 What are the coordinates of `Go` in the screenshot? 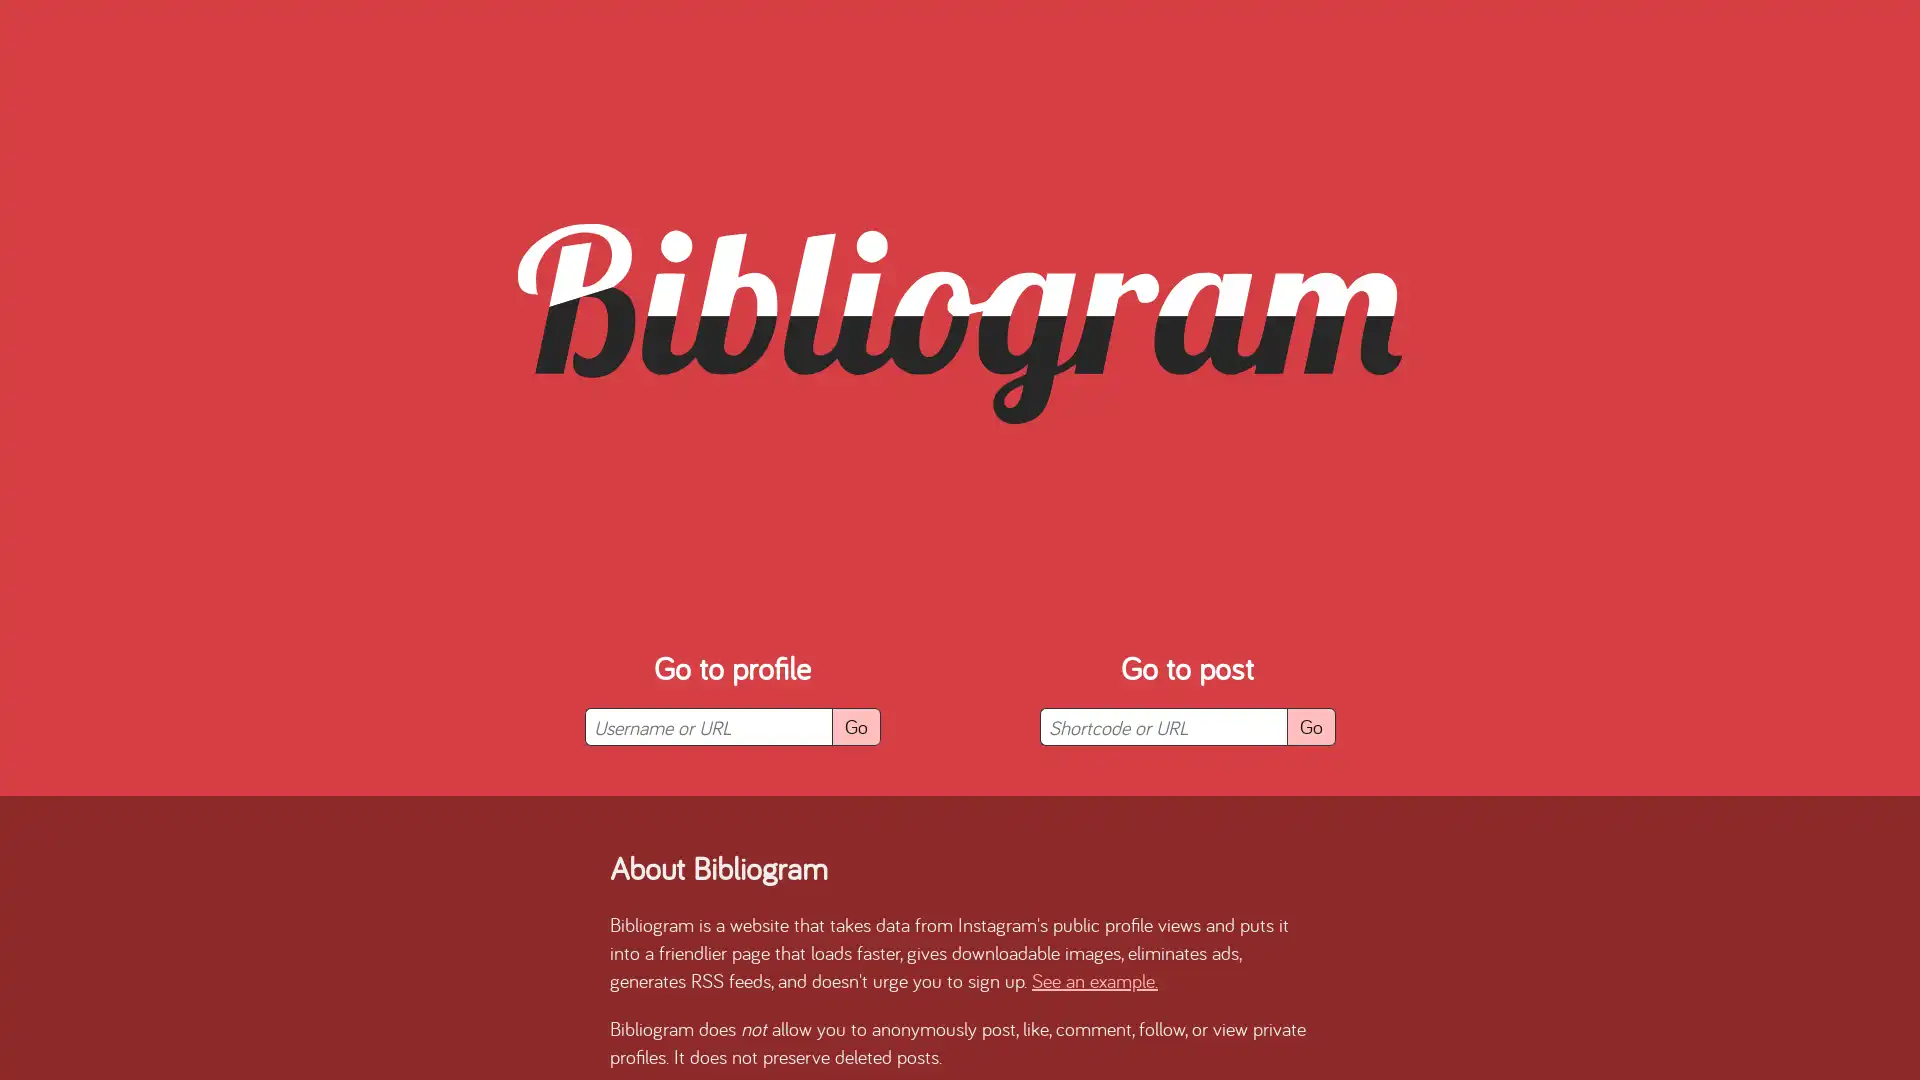 It's located at (855, 726).